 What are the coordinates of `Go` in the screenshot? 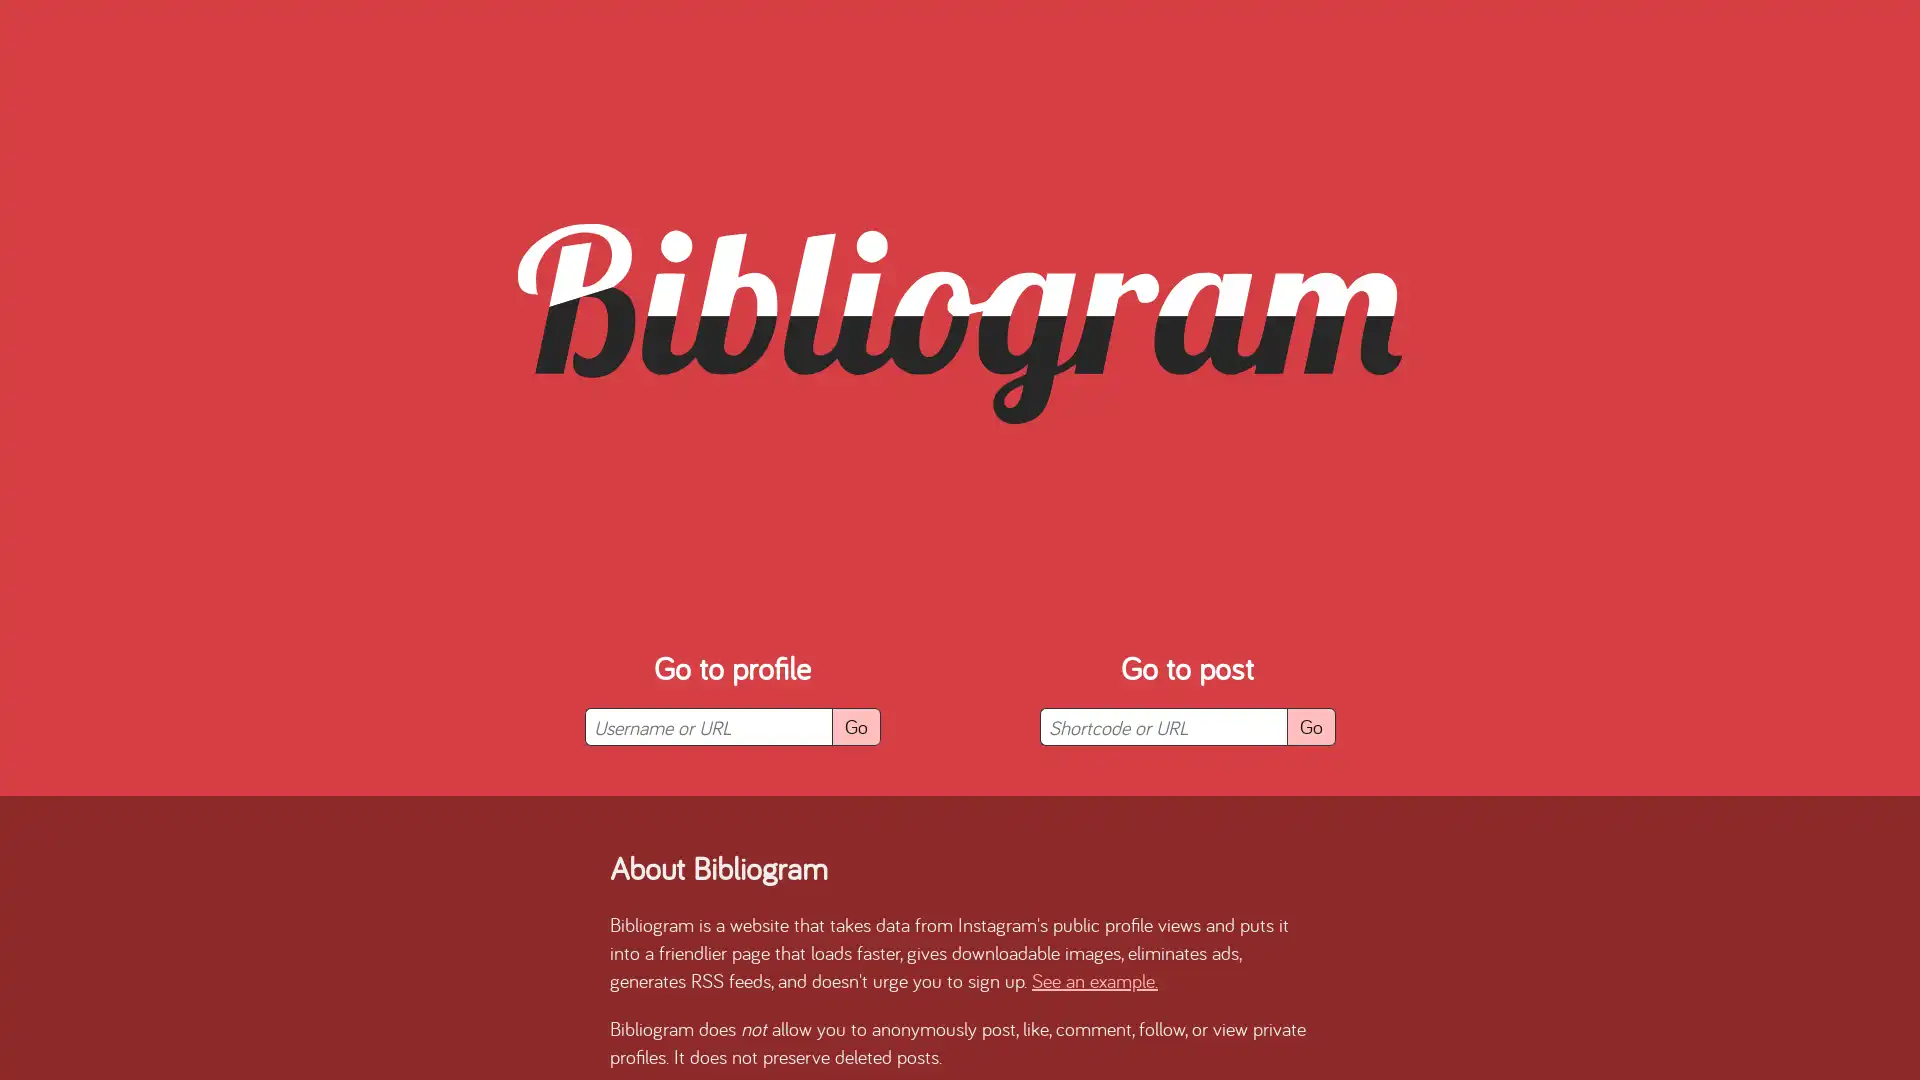 It's located at (855, 726).